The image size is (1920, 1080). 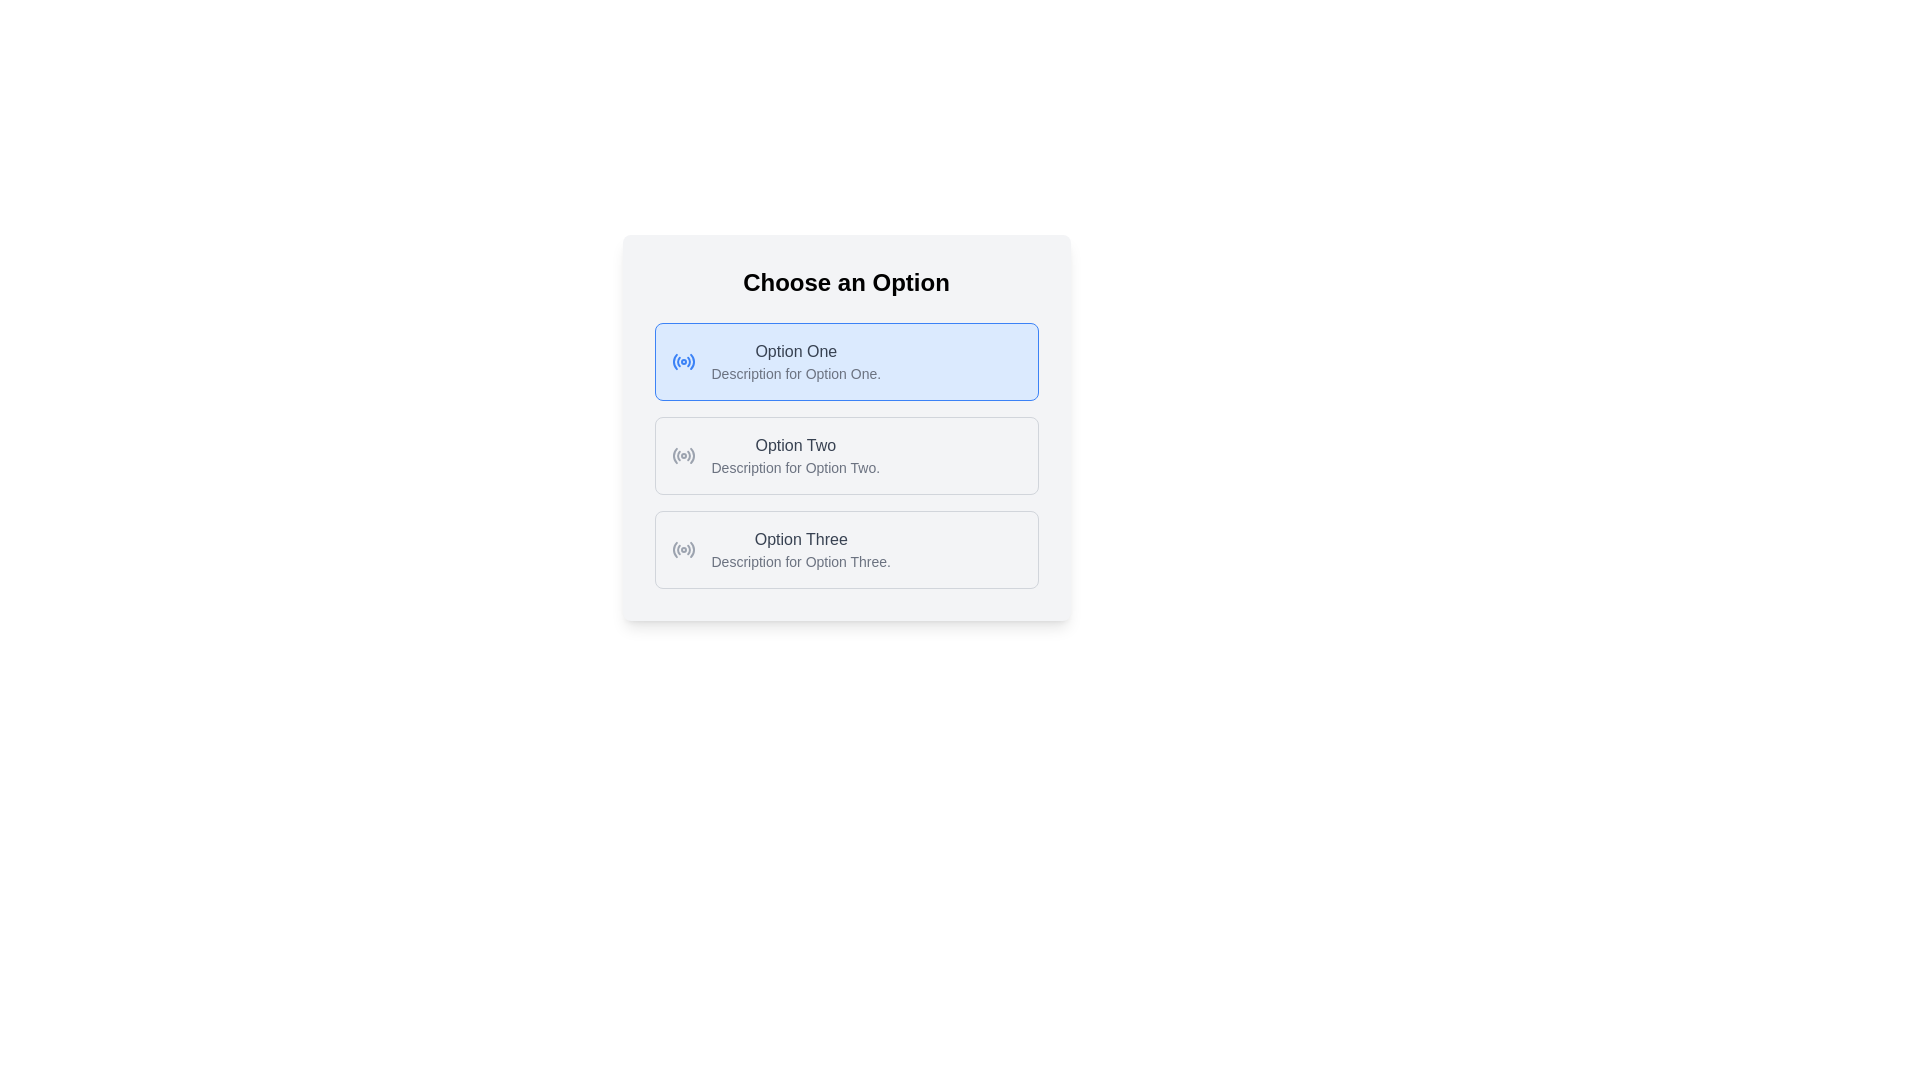 What do you see at coordinates (795, 350) in the screenshot?
I see `the text label that describes the first selectable option in a vertical list of choices labeled 'Option One', 'Option Two', and 'Option Three'` at bounding box center [795, 350].